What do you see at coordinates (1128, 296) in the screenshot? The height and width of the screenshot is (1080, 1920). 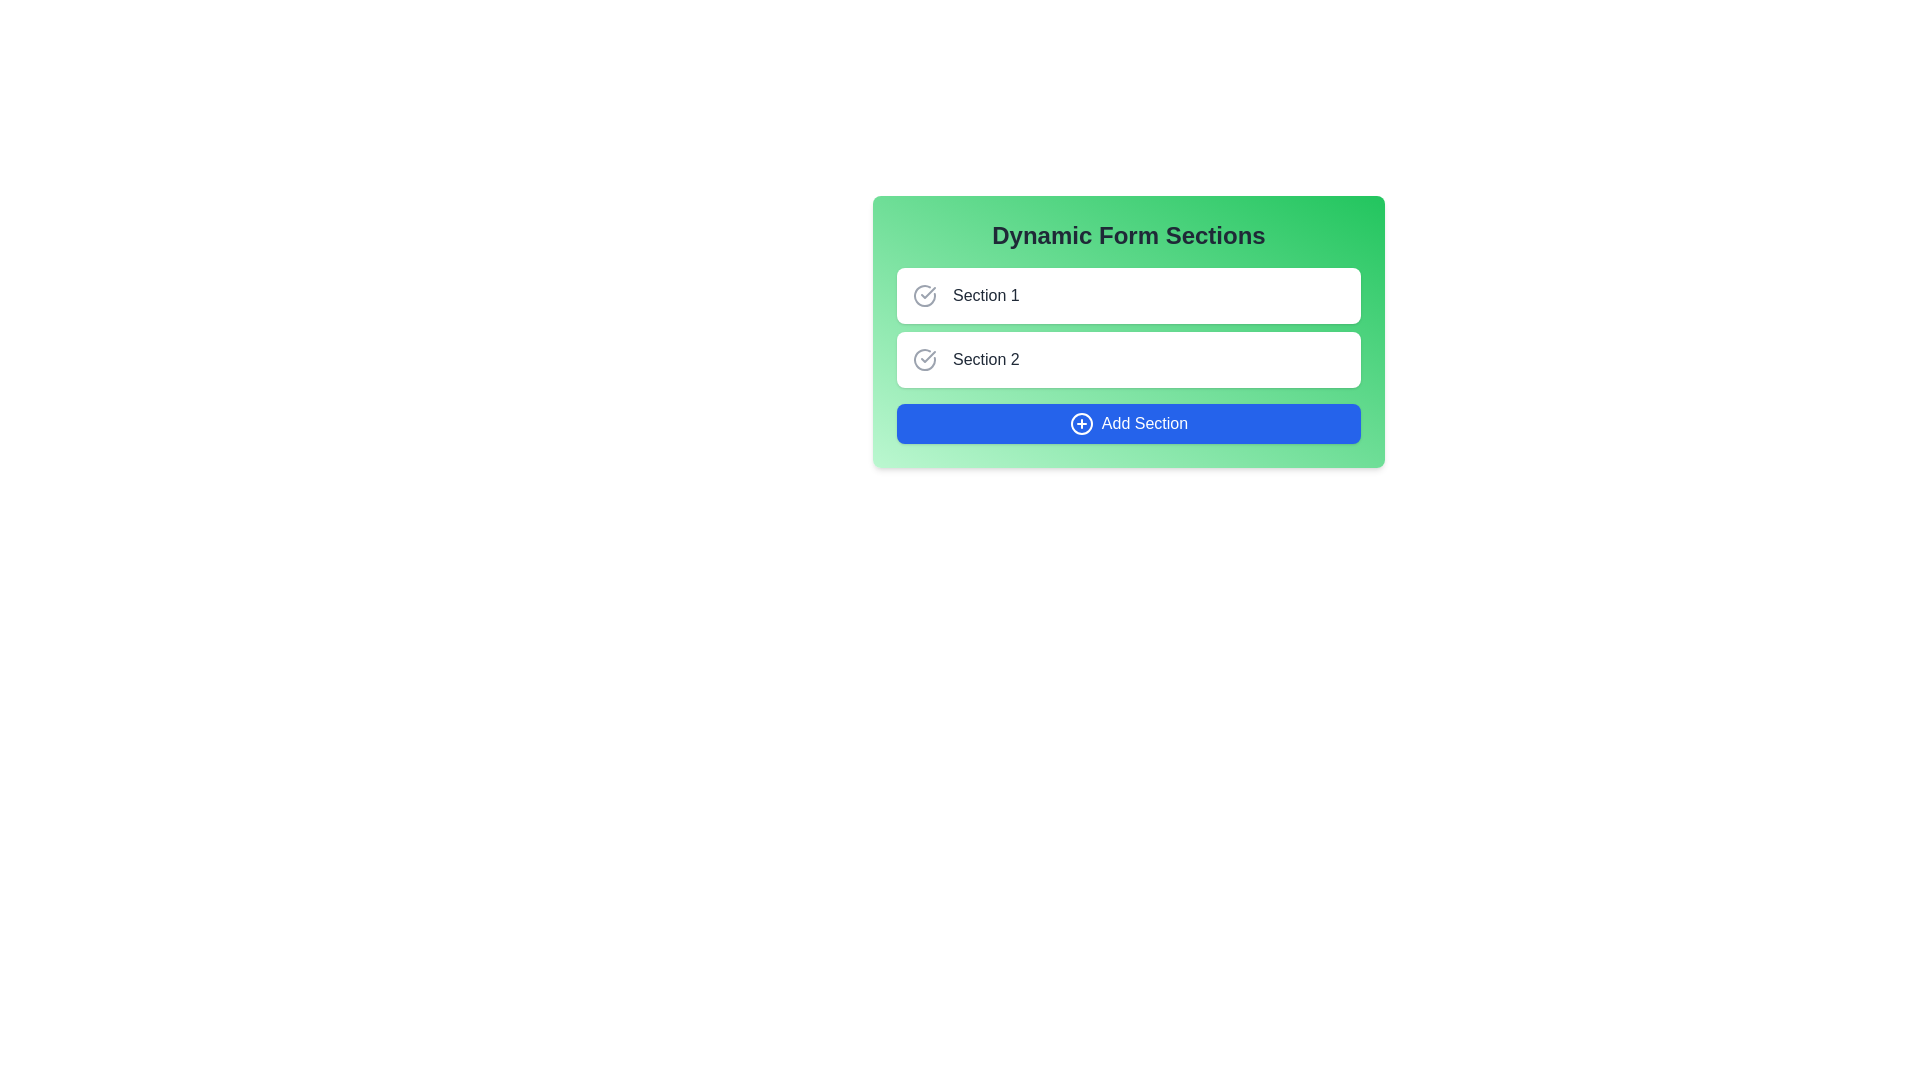 I see `the first clickable section within the 'Dynamic Form Sections' block for rearrangement` at bounding box center [1128, 296].